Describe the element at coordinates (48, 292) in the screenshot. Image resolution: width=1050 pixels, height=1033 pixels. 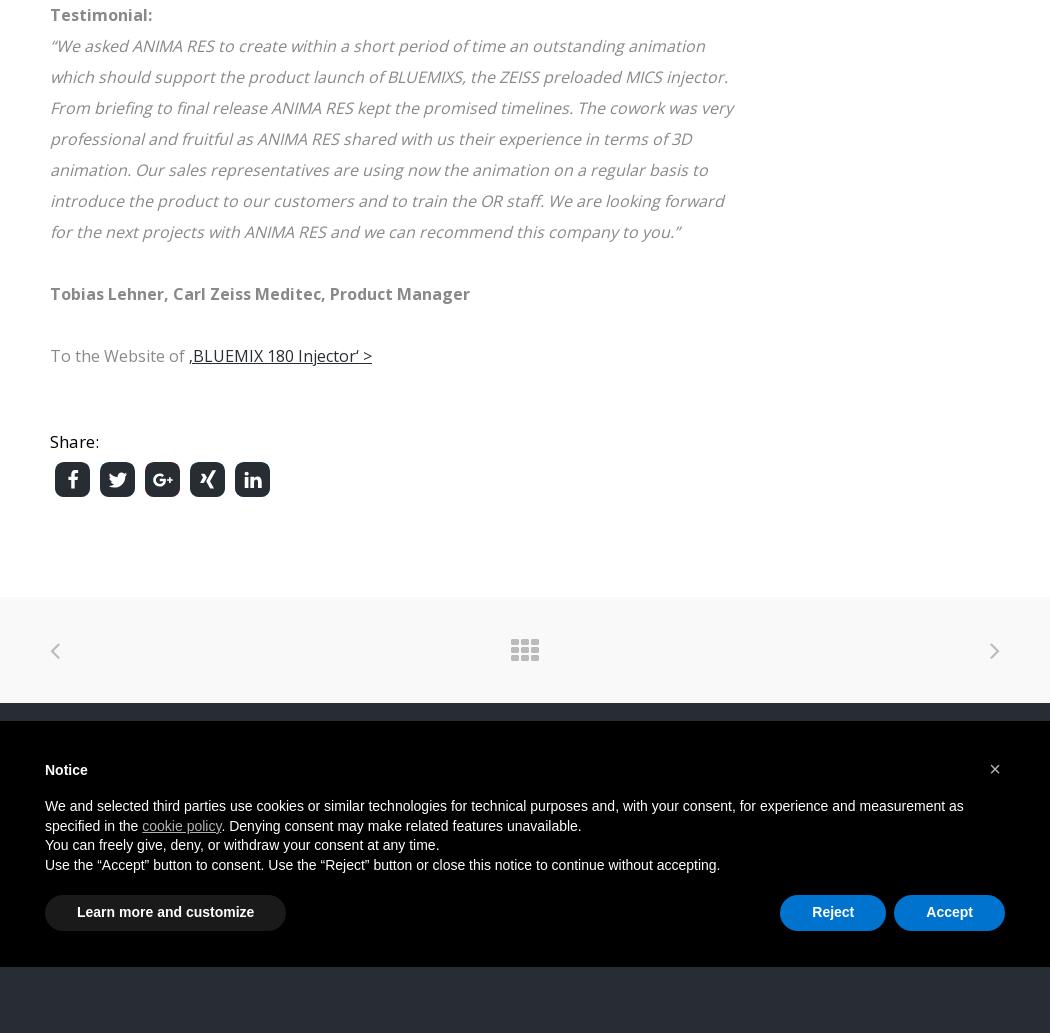
I see `'Tobias Lehner, Carl Zeiss Meditec, Product Manager'` at that location.